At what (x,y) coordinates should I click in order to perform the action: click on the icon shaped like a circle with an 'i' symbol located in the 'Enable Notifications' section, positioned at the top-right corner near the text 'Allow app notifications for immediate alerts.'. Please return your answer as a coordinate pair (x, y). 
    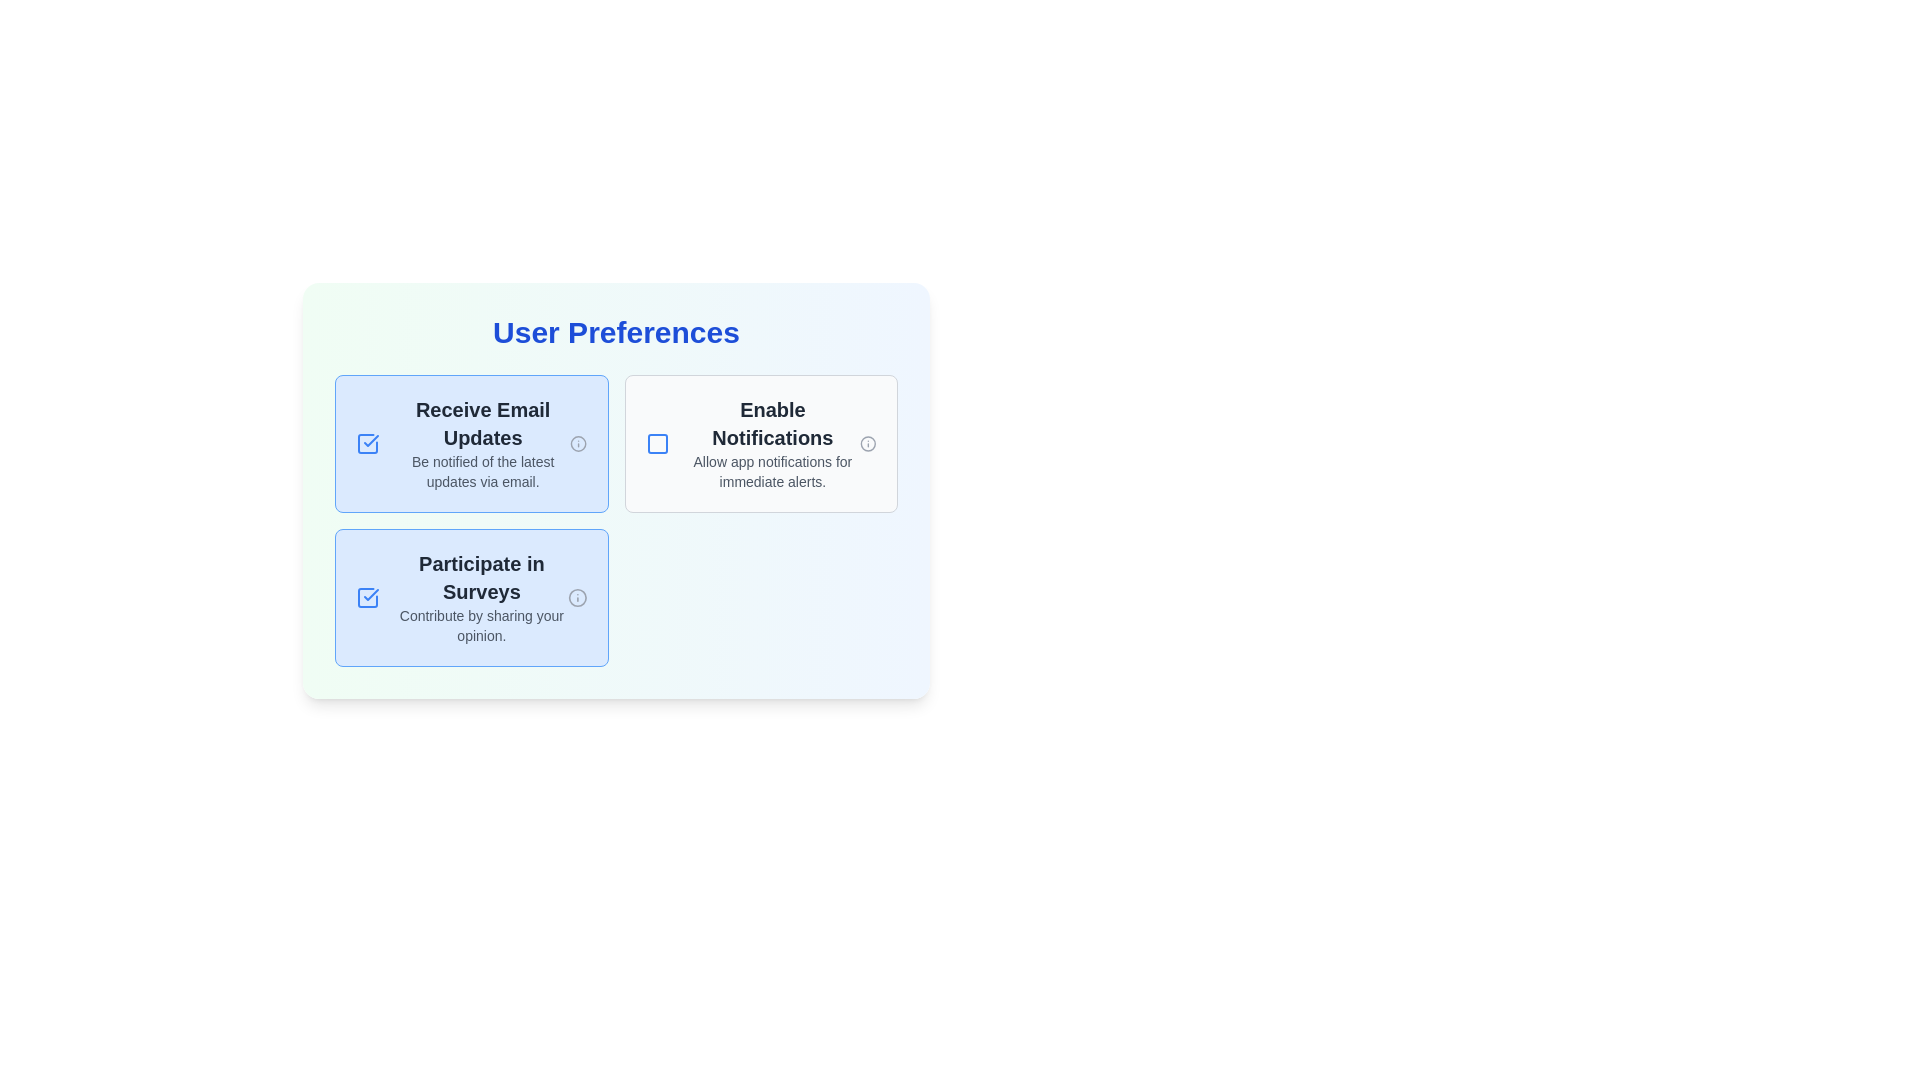
    Looking at the image, I should click on (868, 442).